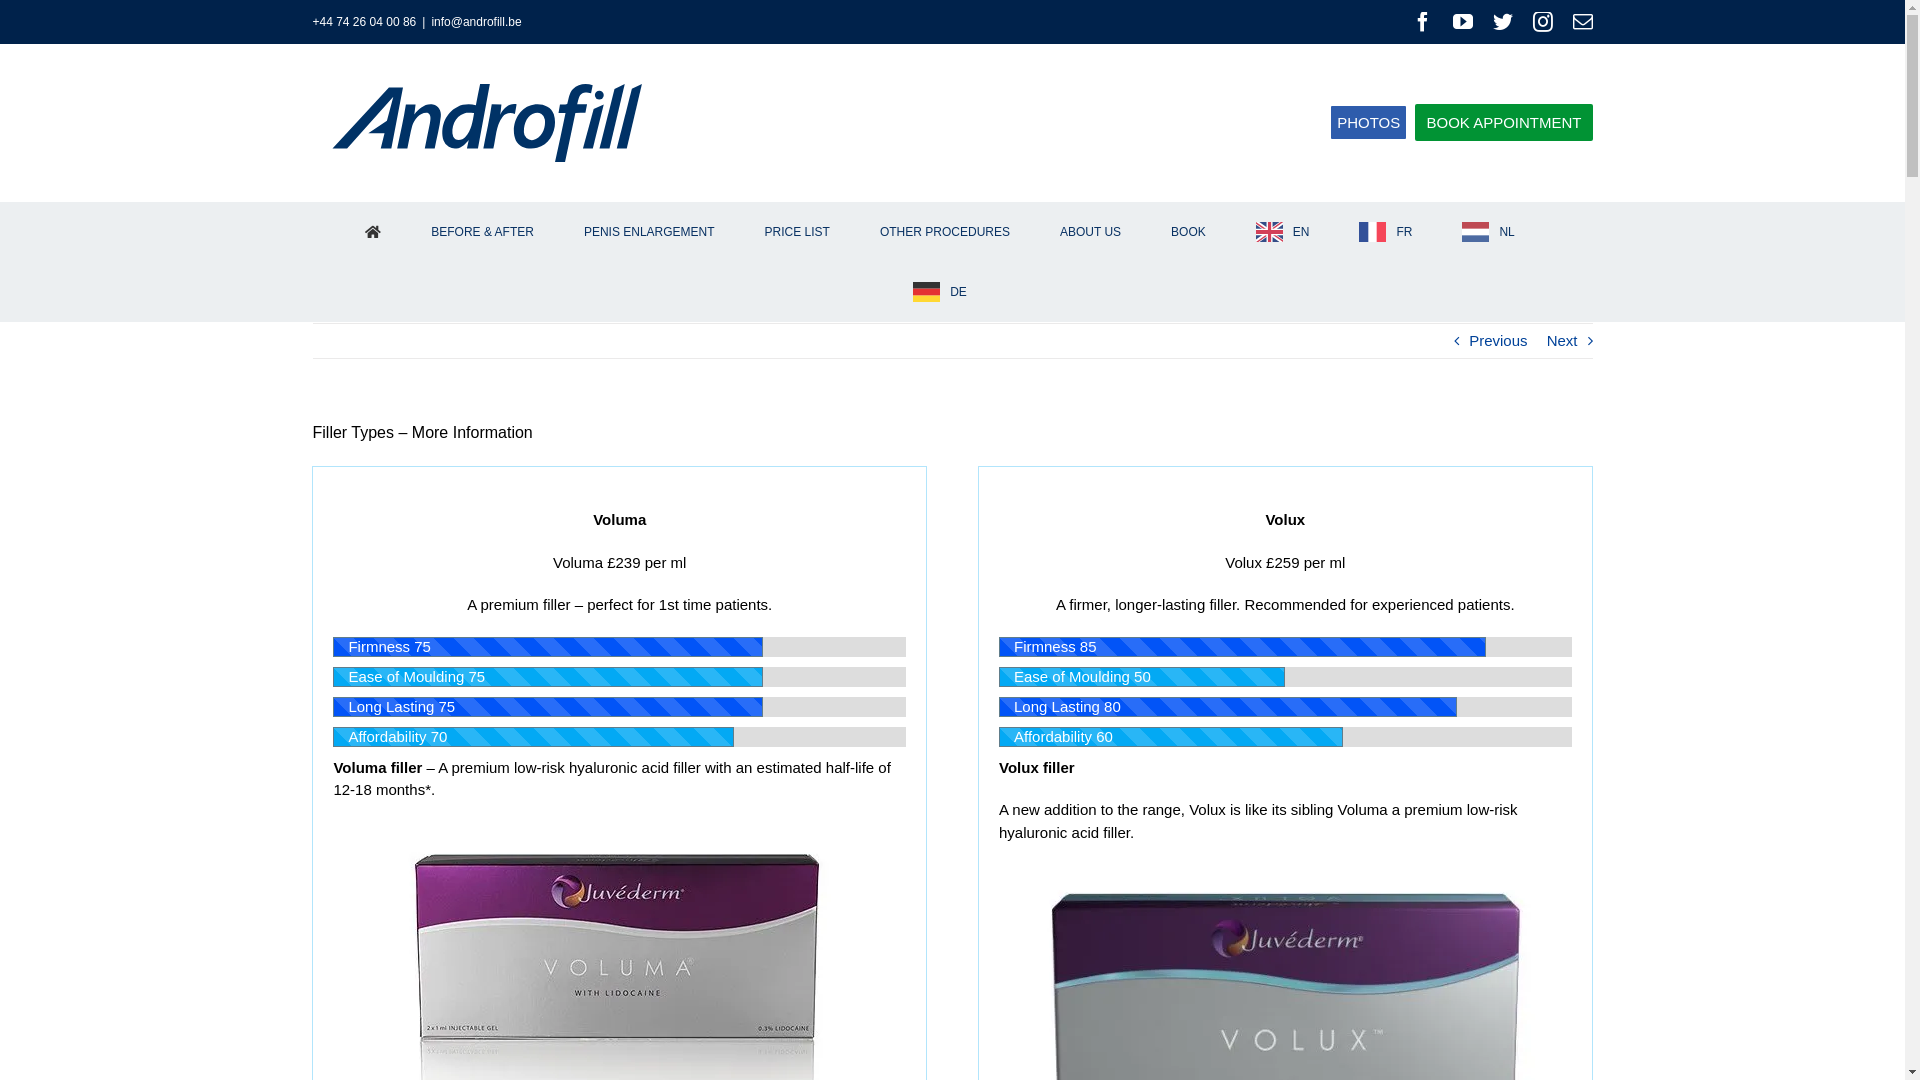 The width and height of the screenshot is (1920, 1080). Describe the element at coordinates (1449, 230) in the screenshot. I see `'NL'` at that location.